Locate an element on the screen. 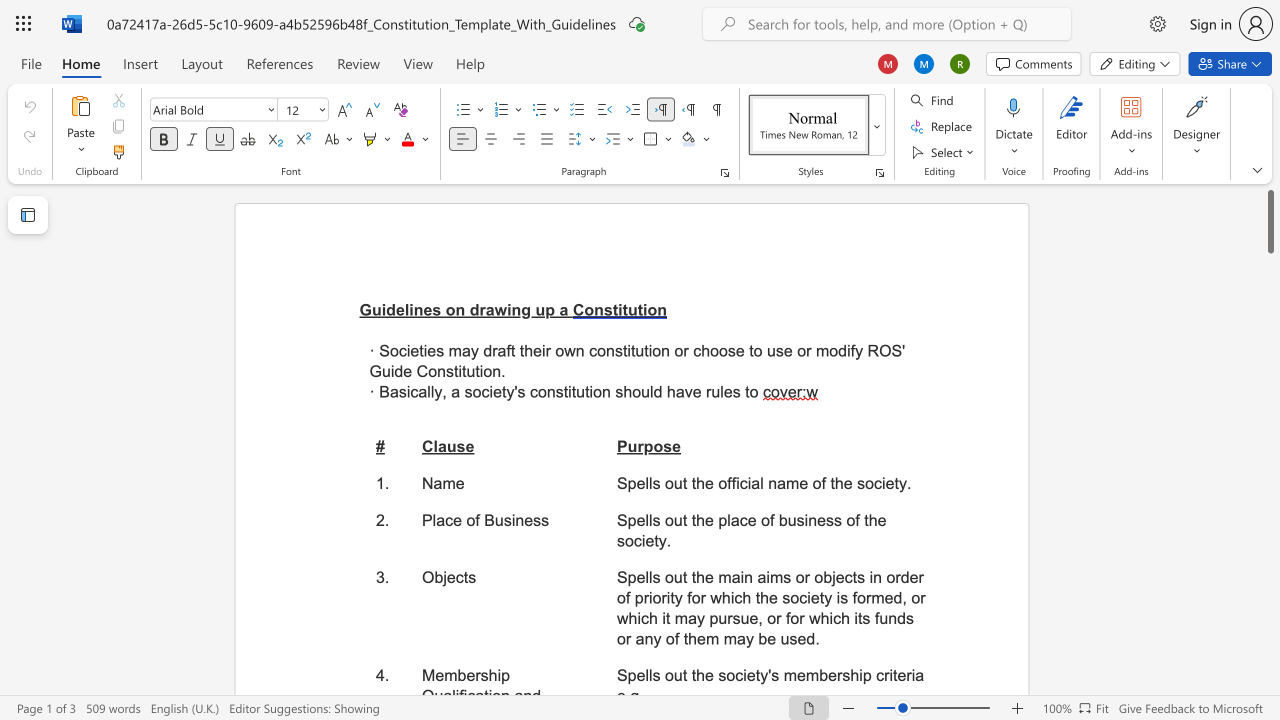 The width and height of the screenshot is (1280, 720). the space between the continuous character "y" and "," in the text is located at coordinates (440, 392).